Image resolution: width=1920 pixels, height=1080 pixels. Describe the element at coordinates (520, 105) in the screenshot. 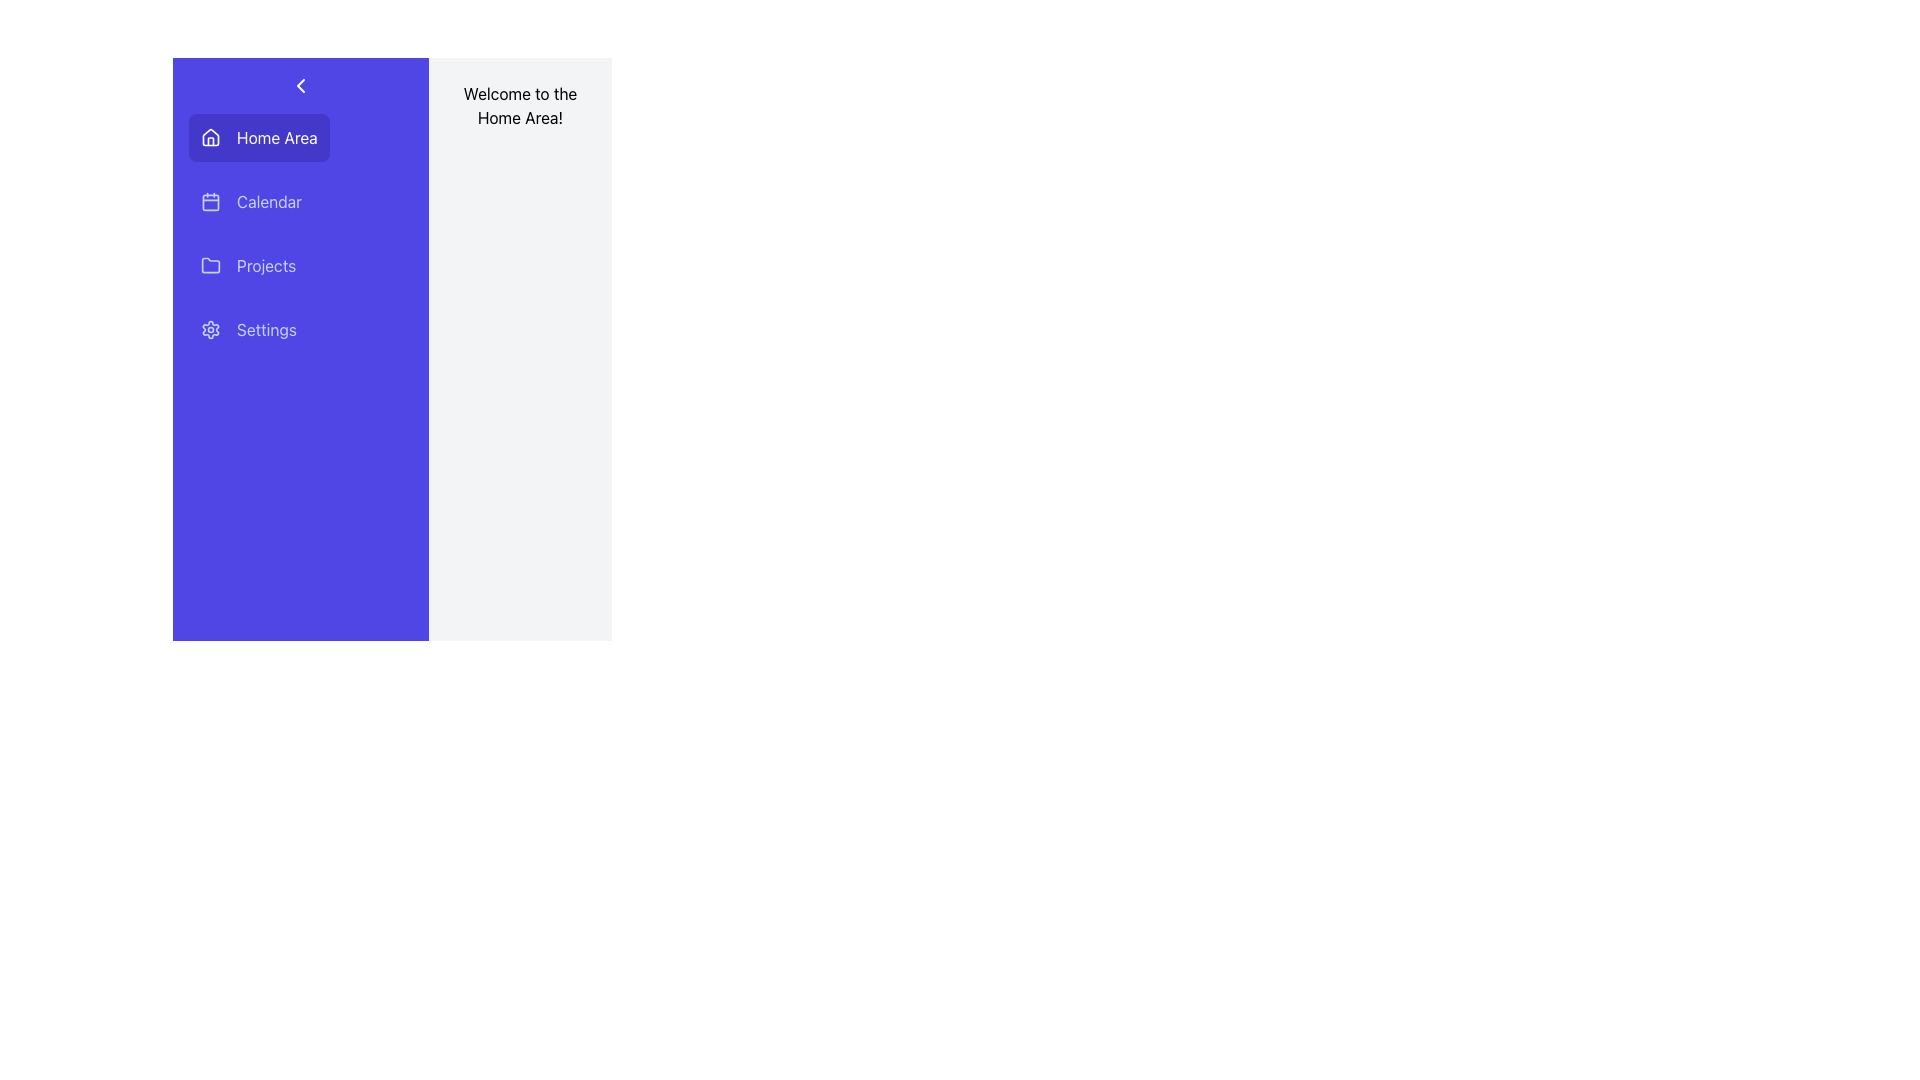

I see `welcome message text label located at the top-right portion of the interface, within the light gray area adjacent to the vertical navigation menu` at that location.